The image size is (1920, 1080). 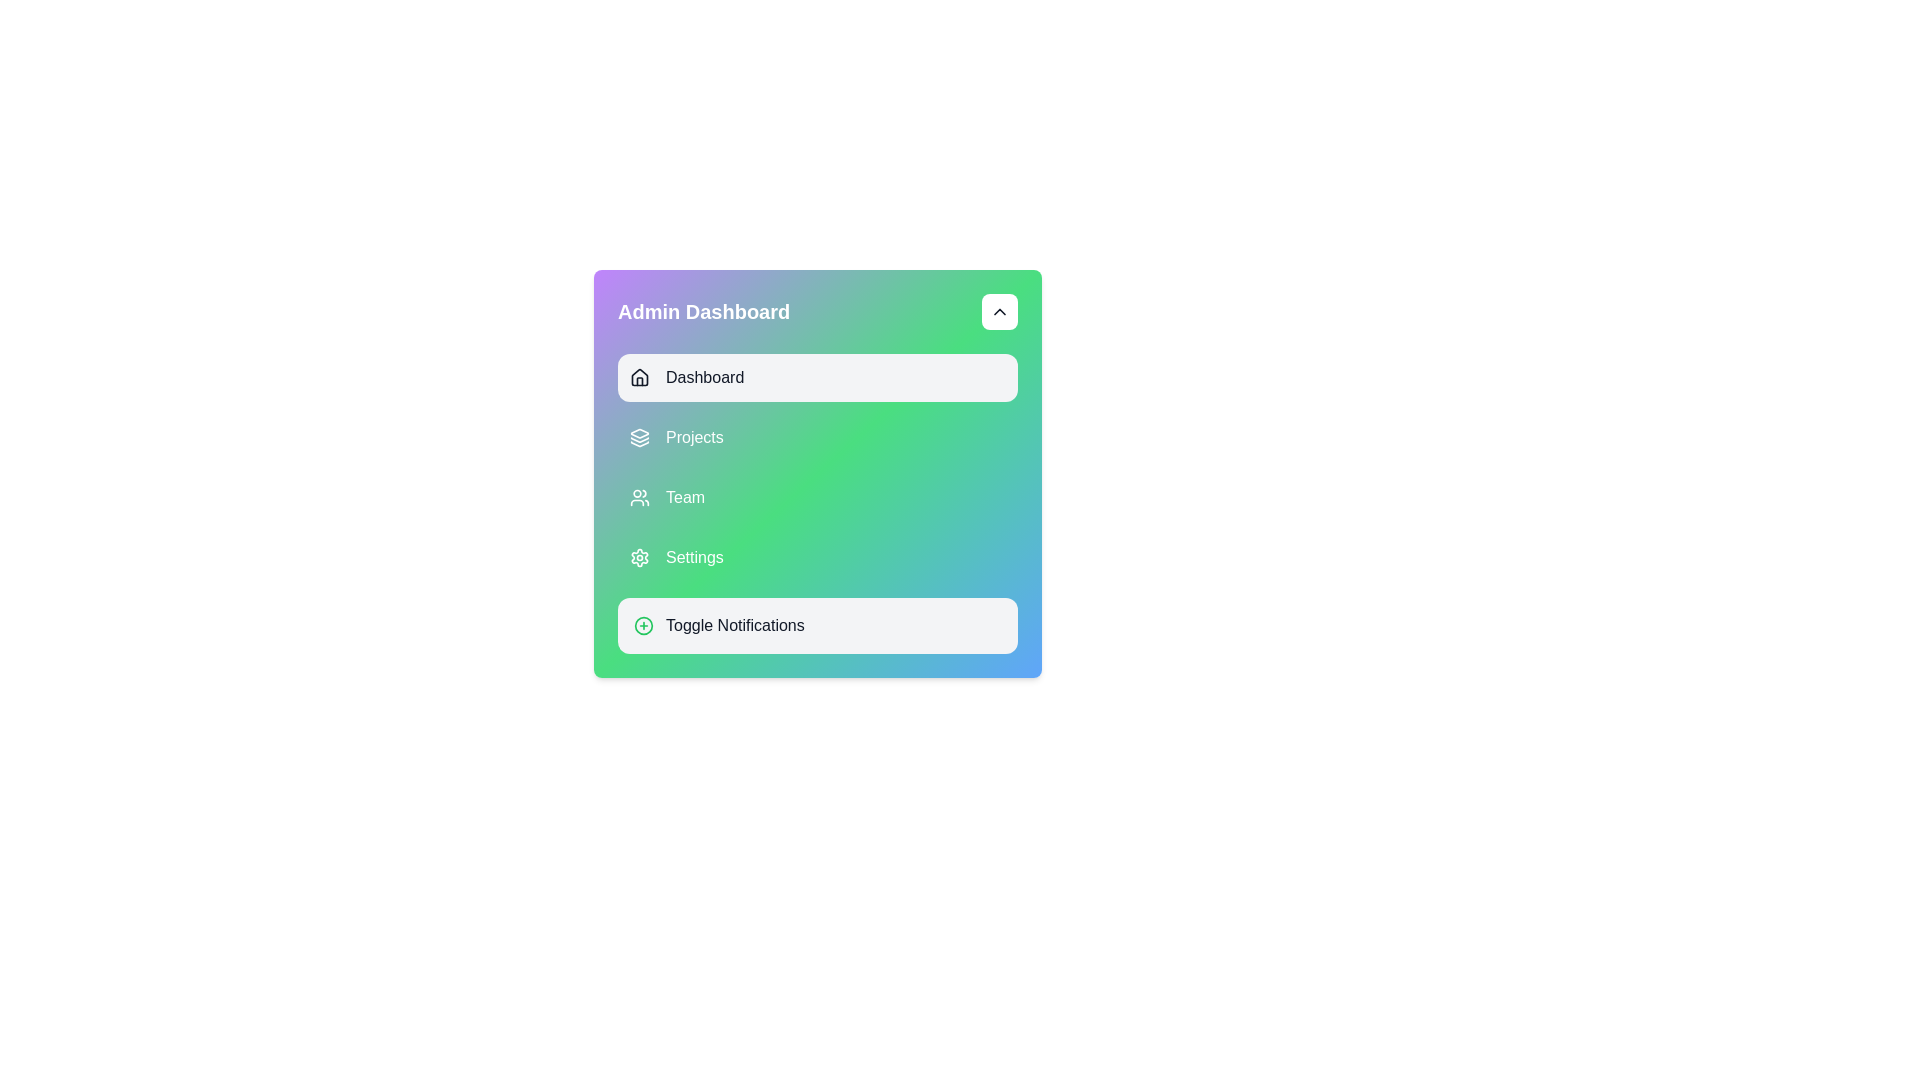 What do you see at coordinates (638, 442) in the screenshot?
I see `the bottom-most layer of the icon next to the 'Projects' label in the 'Admin Dashboard' menu` at bounding box center [638, 442].